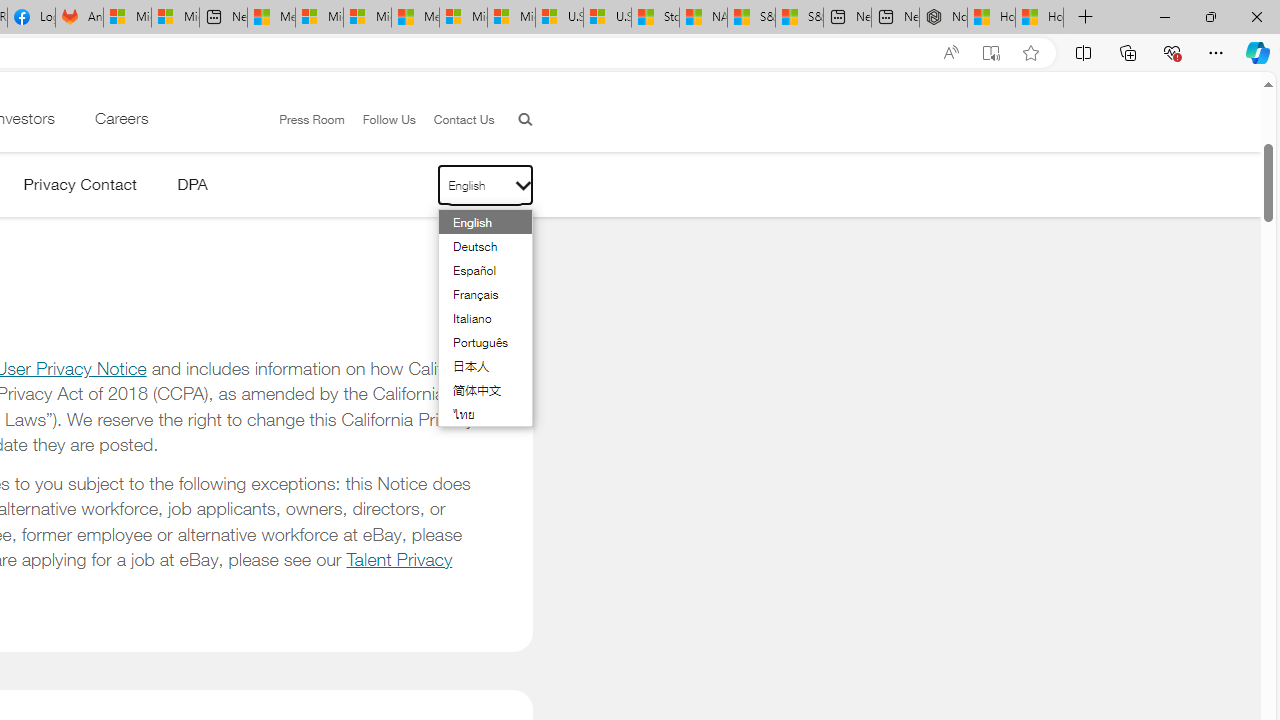 The height and width of the screenshot is (720, 1280). What do you see at coordinates (1085, 17) in the screenshot?
I see `'New Tab'` at bounding box center [1085, 17].